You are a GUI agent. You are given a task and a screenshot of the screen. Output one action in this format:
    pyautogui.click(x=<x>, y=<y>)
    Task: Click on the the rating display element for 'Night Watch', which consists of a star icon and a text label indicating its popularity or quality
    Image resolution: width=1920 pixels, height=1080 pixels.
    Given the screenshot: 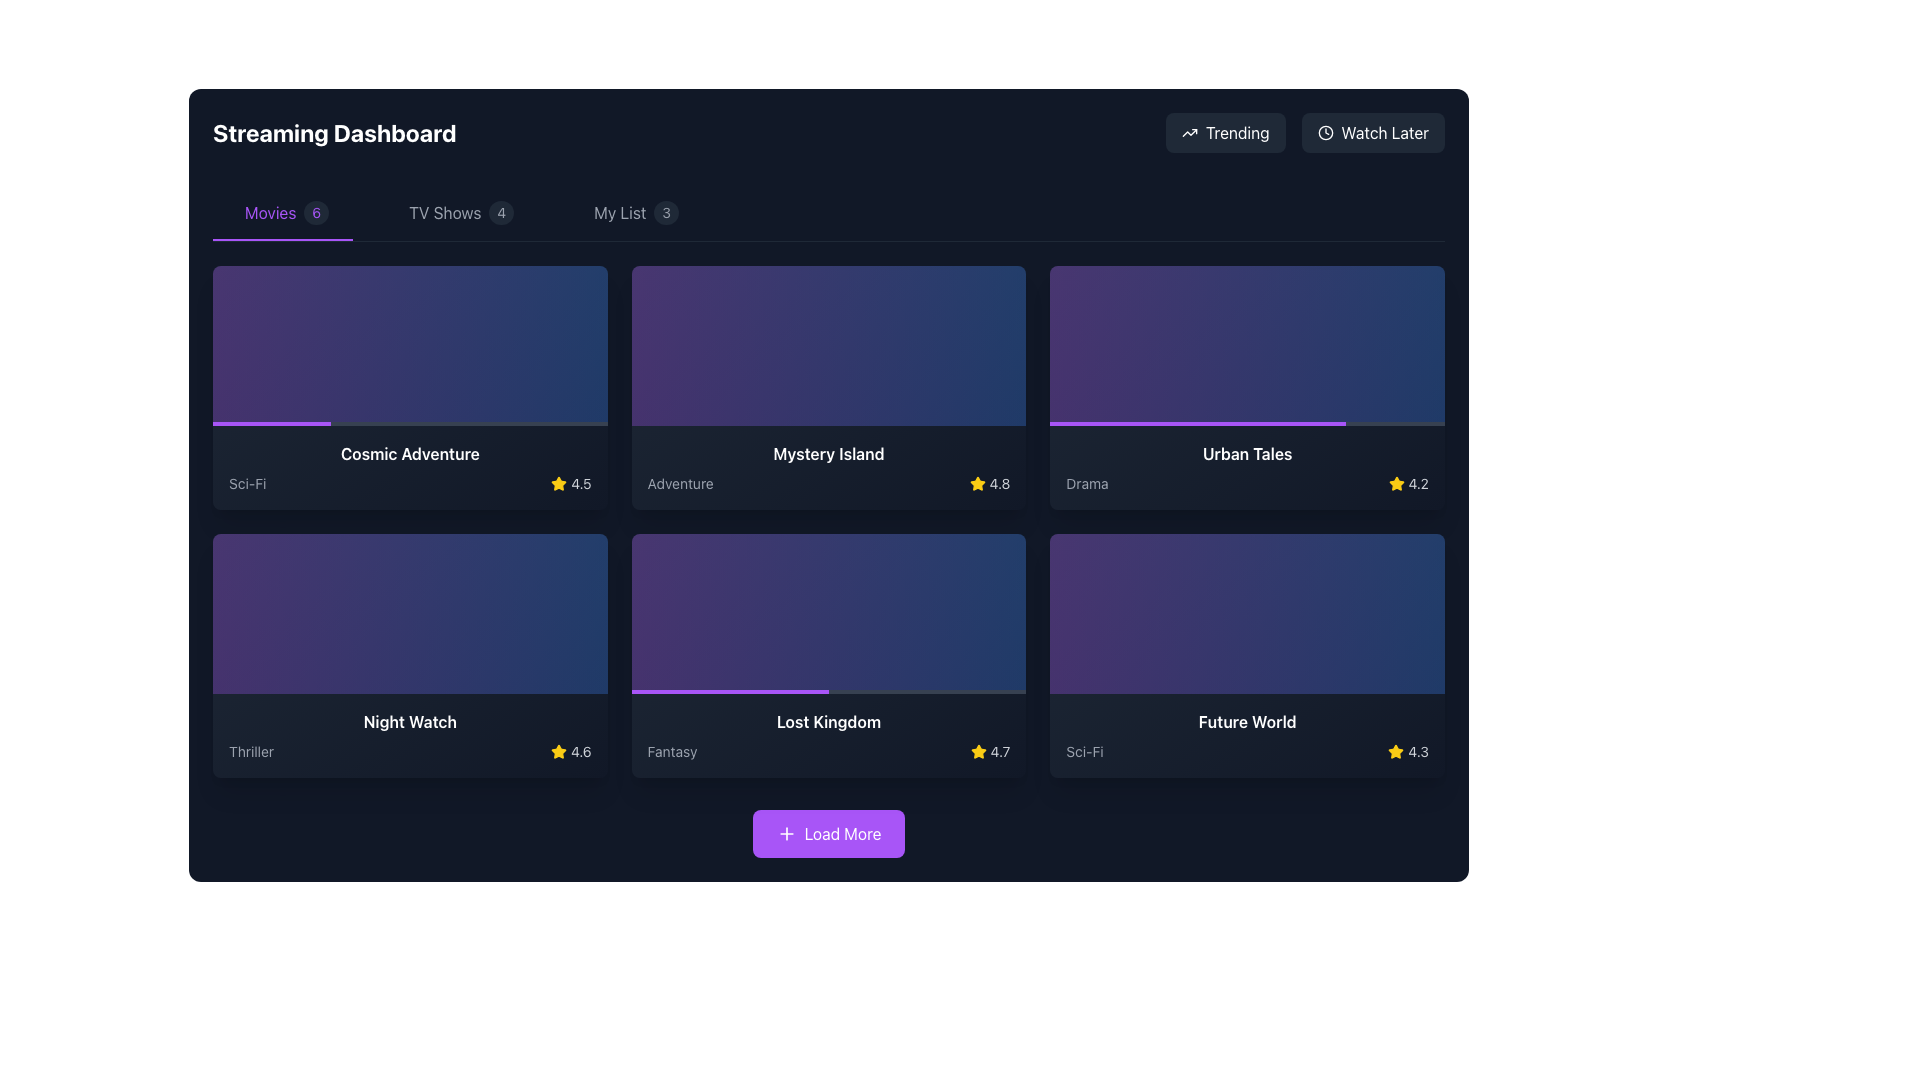 What is the action you would take?
    pyautogui.click(x=570, y=752)
    